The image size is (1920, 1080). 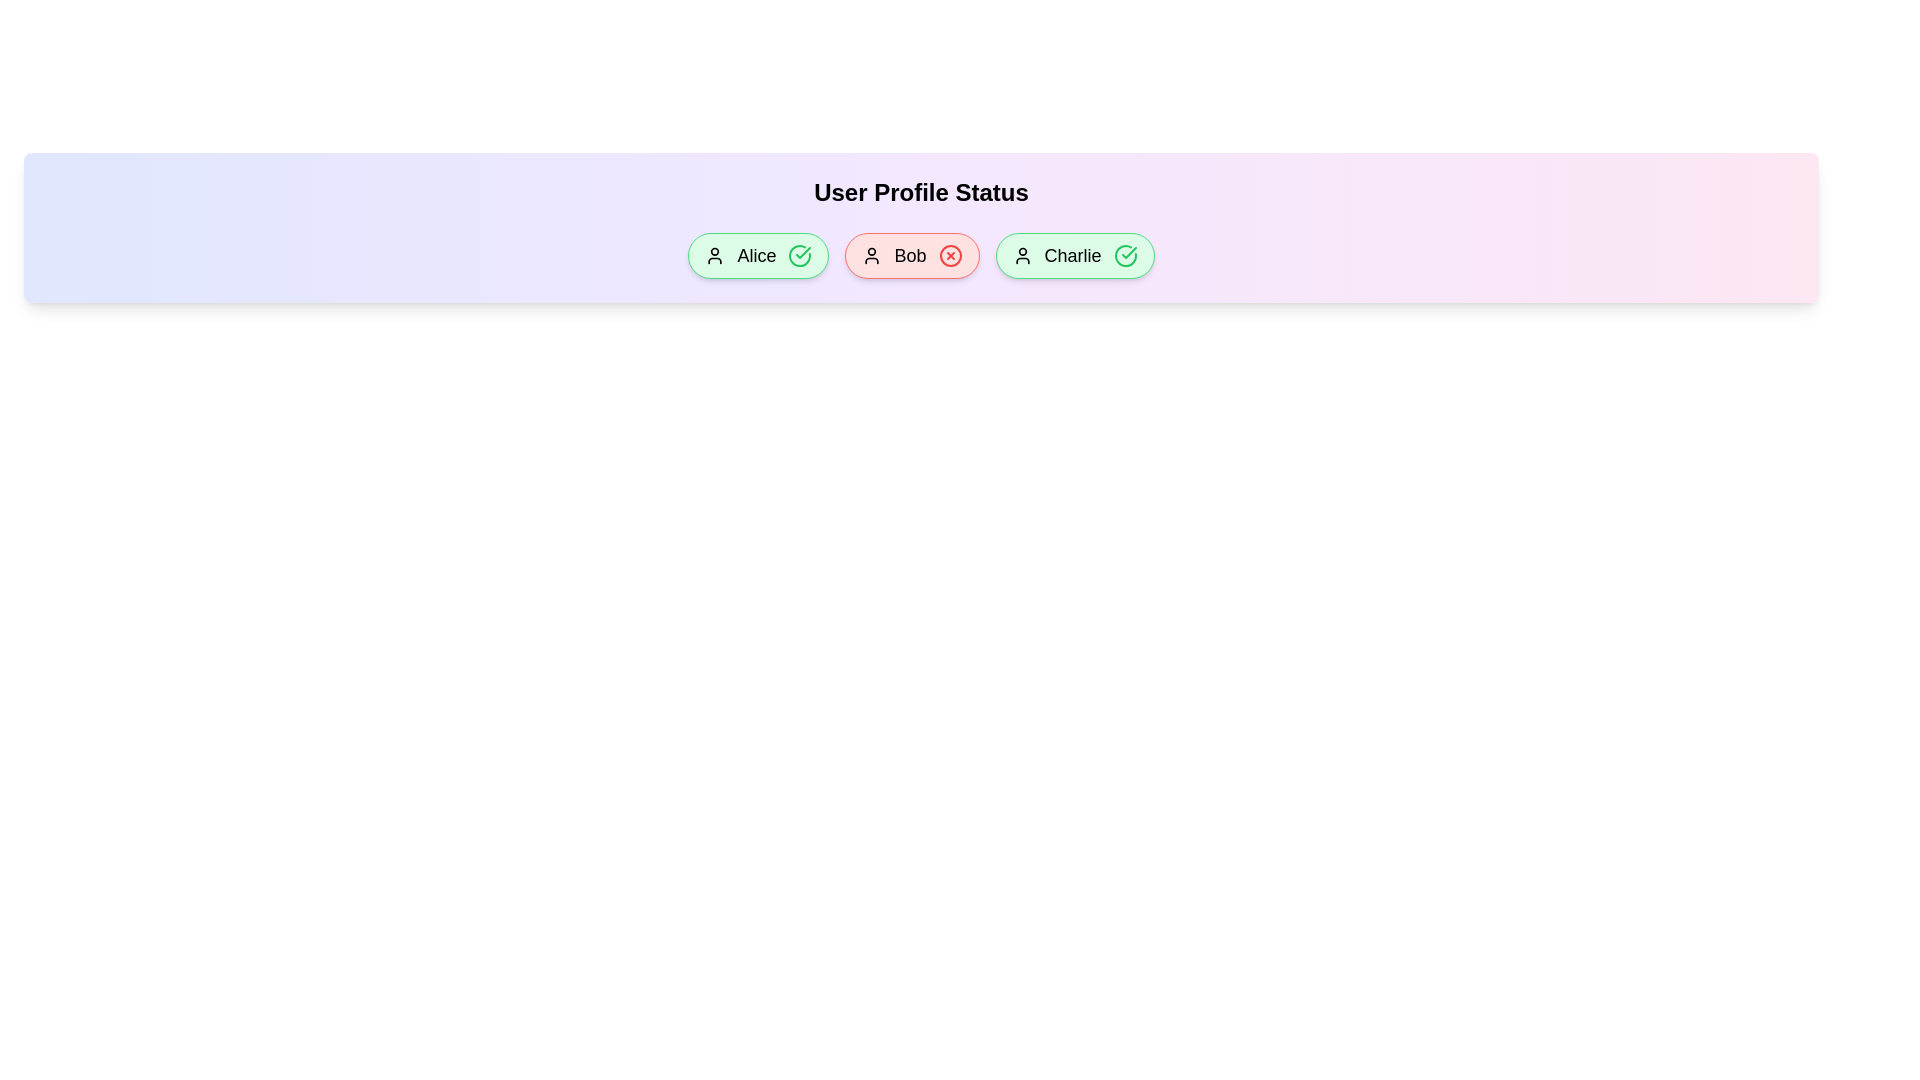 I want to click on the profile chip corresponding to Bob to toggle its active status, so click(x=911, y=254).